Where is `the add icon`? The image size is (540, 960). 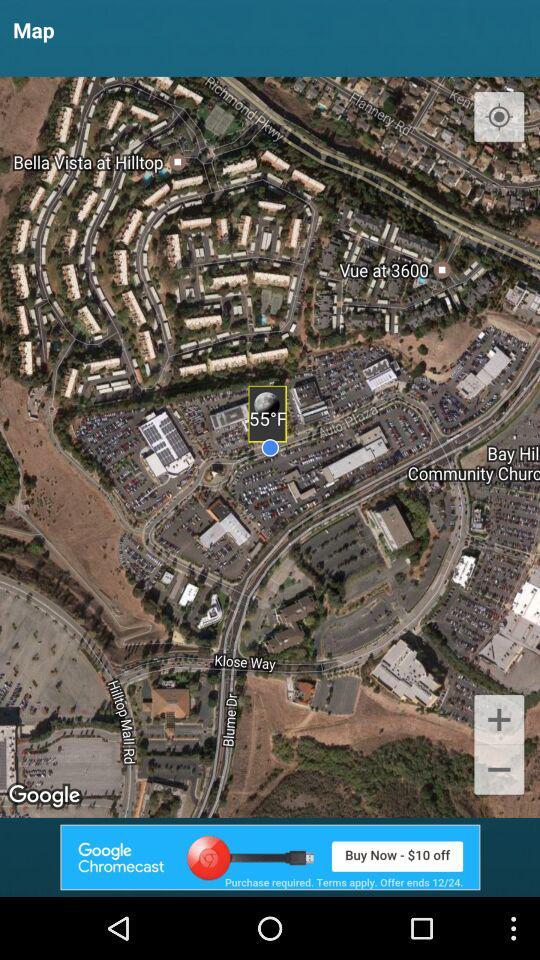 the add icon is located at coordinates (498, 768).